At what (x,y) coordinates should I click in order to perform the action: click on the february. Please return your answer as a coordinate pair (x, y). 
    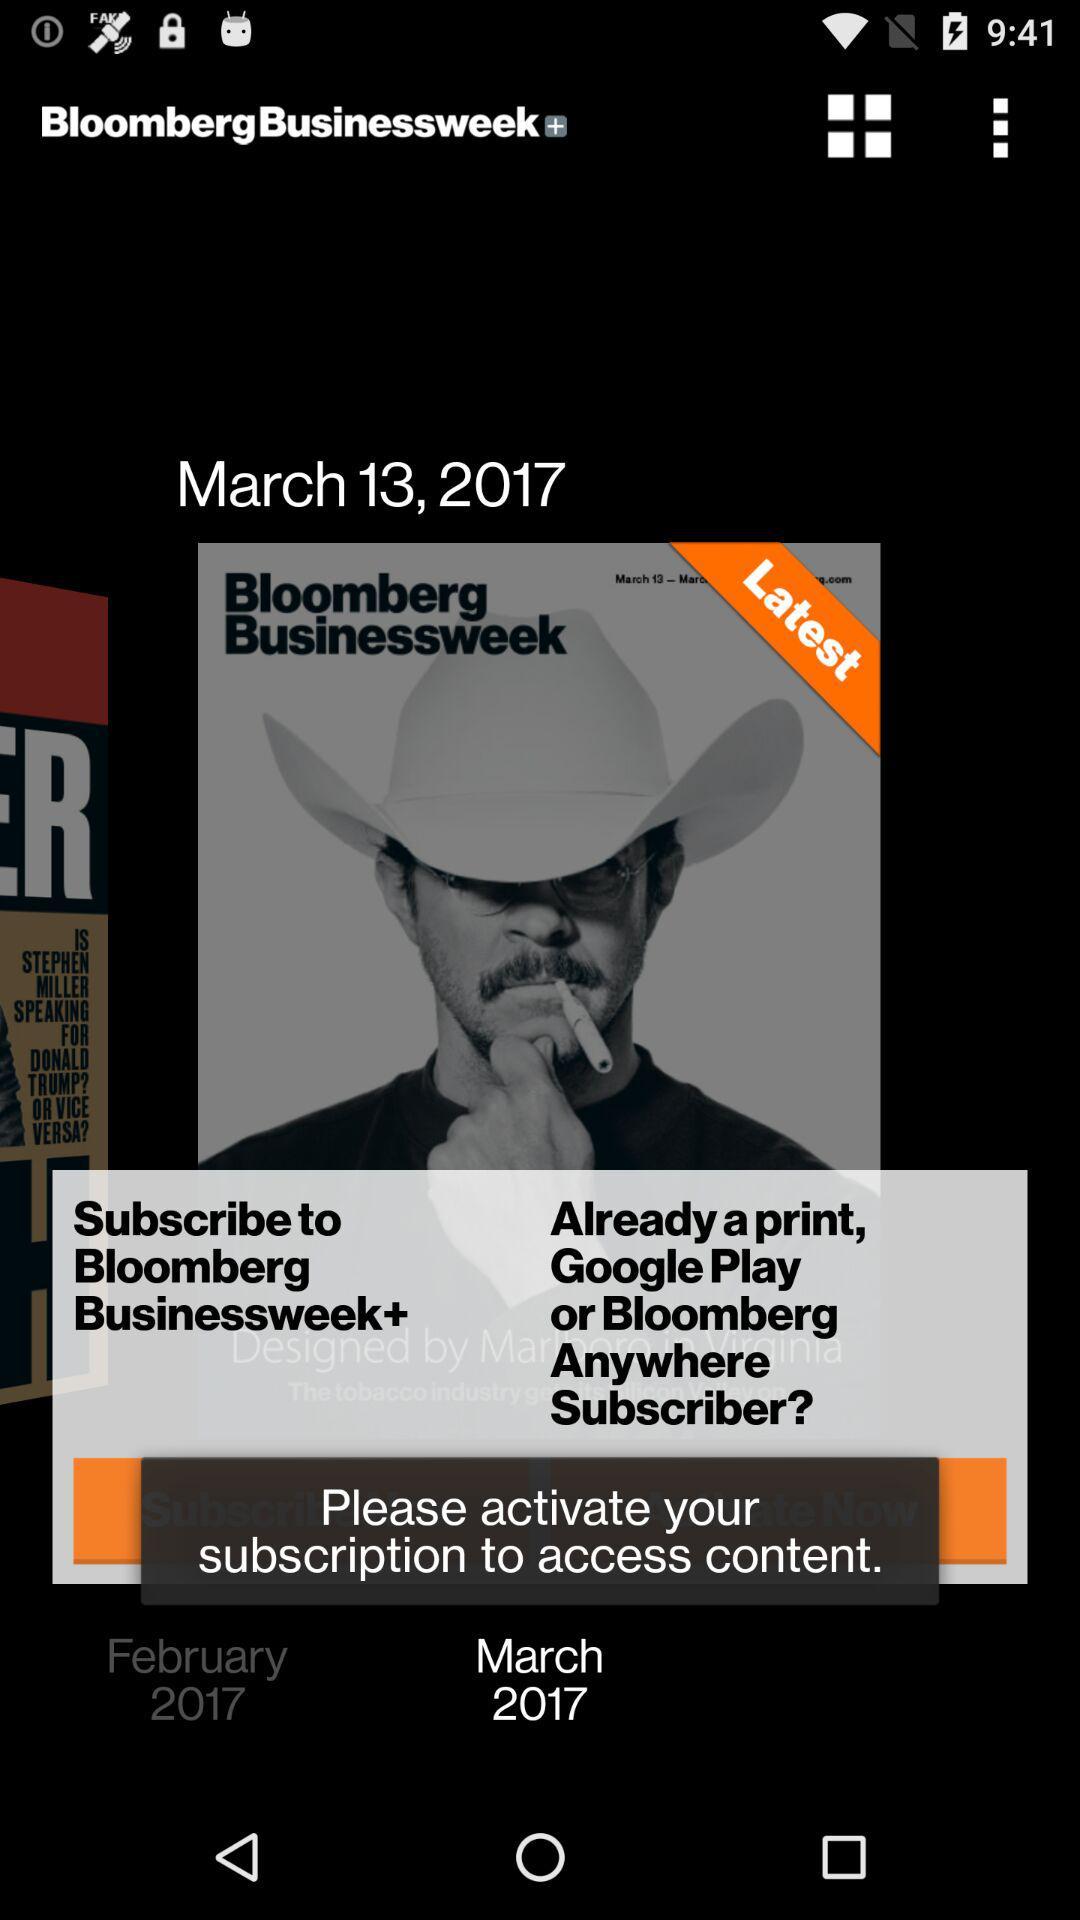
    Looking at the image, I should click on (197, 1680).